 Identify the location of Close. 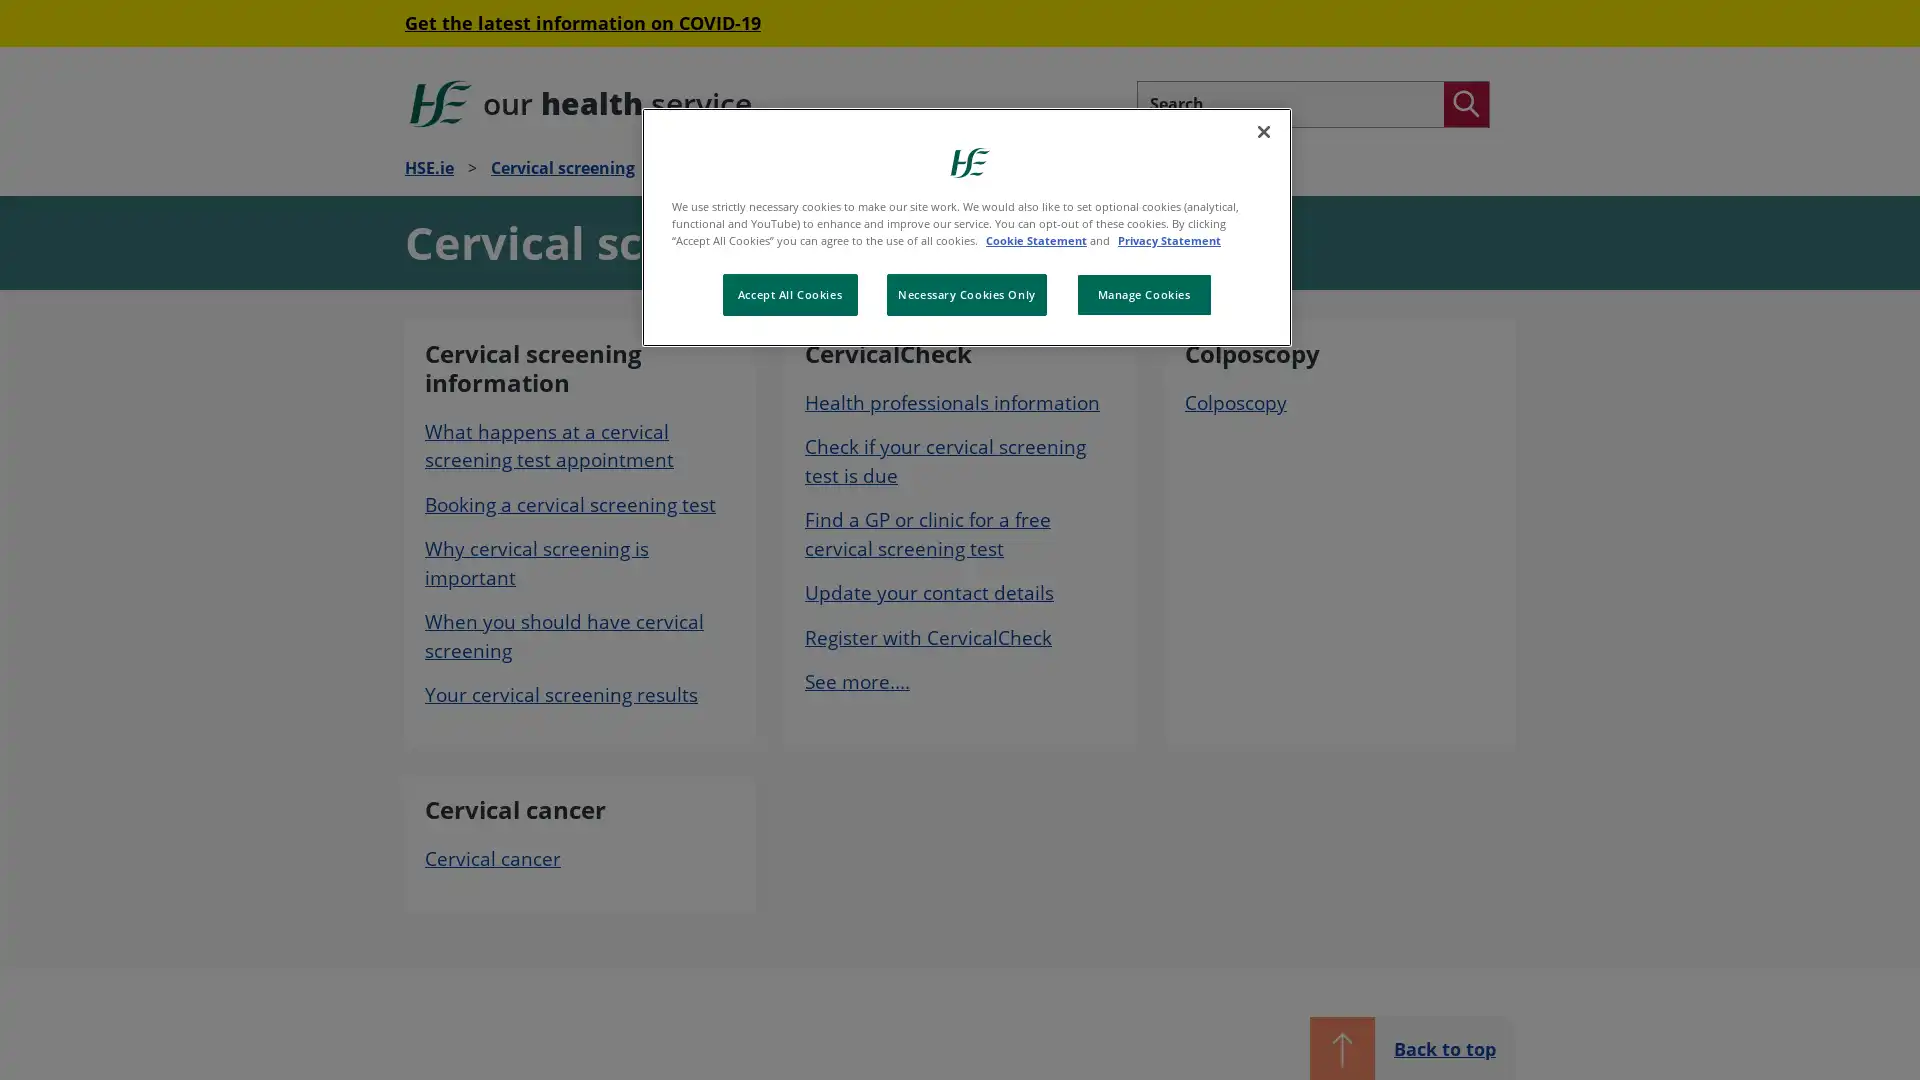
(1262, 131).